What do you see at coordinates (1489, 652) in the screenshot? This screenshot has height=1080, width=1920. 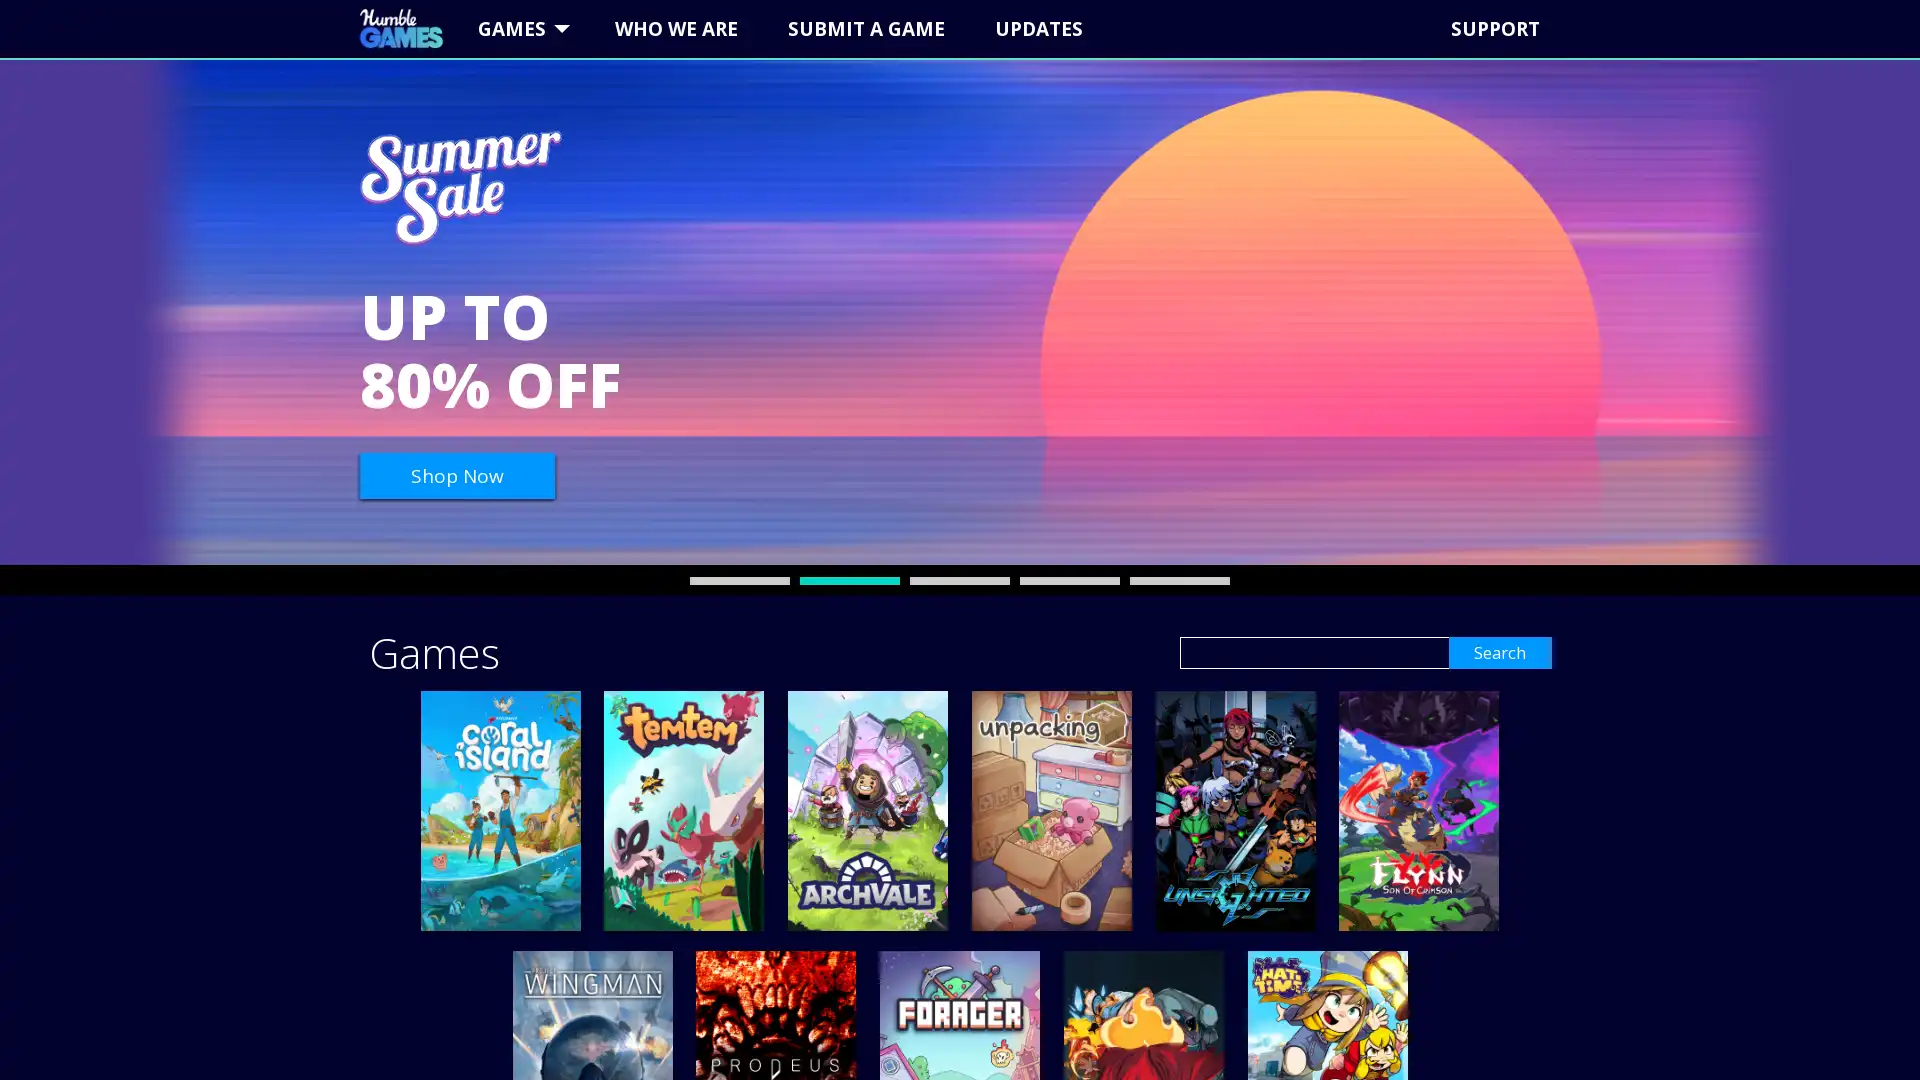 I see `Search` at bounding box center [1489, 652].